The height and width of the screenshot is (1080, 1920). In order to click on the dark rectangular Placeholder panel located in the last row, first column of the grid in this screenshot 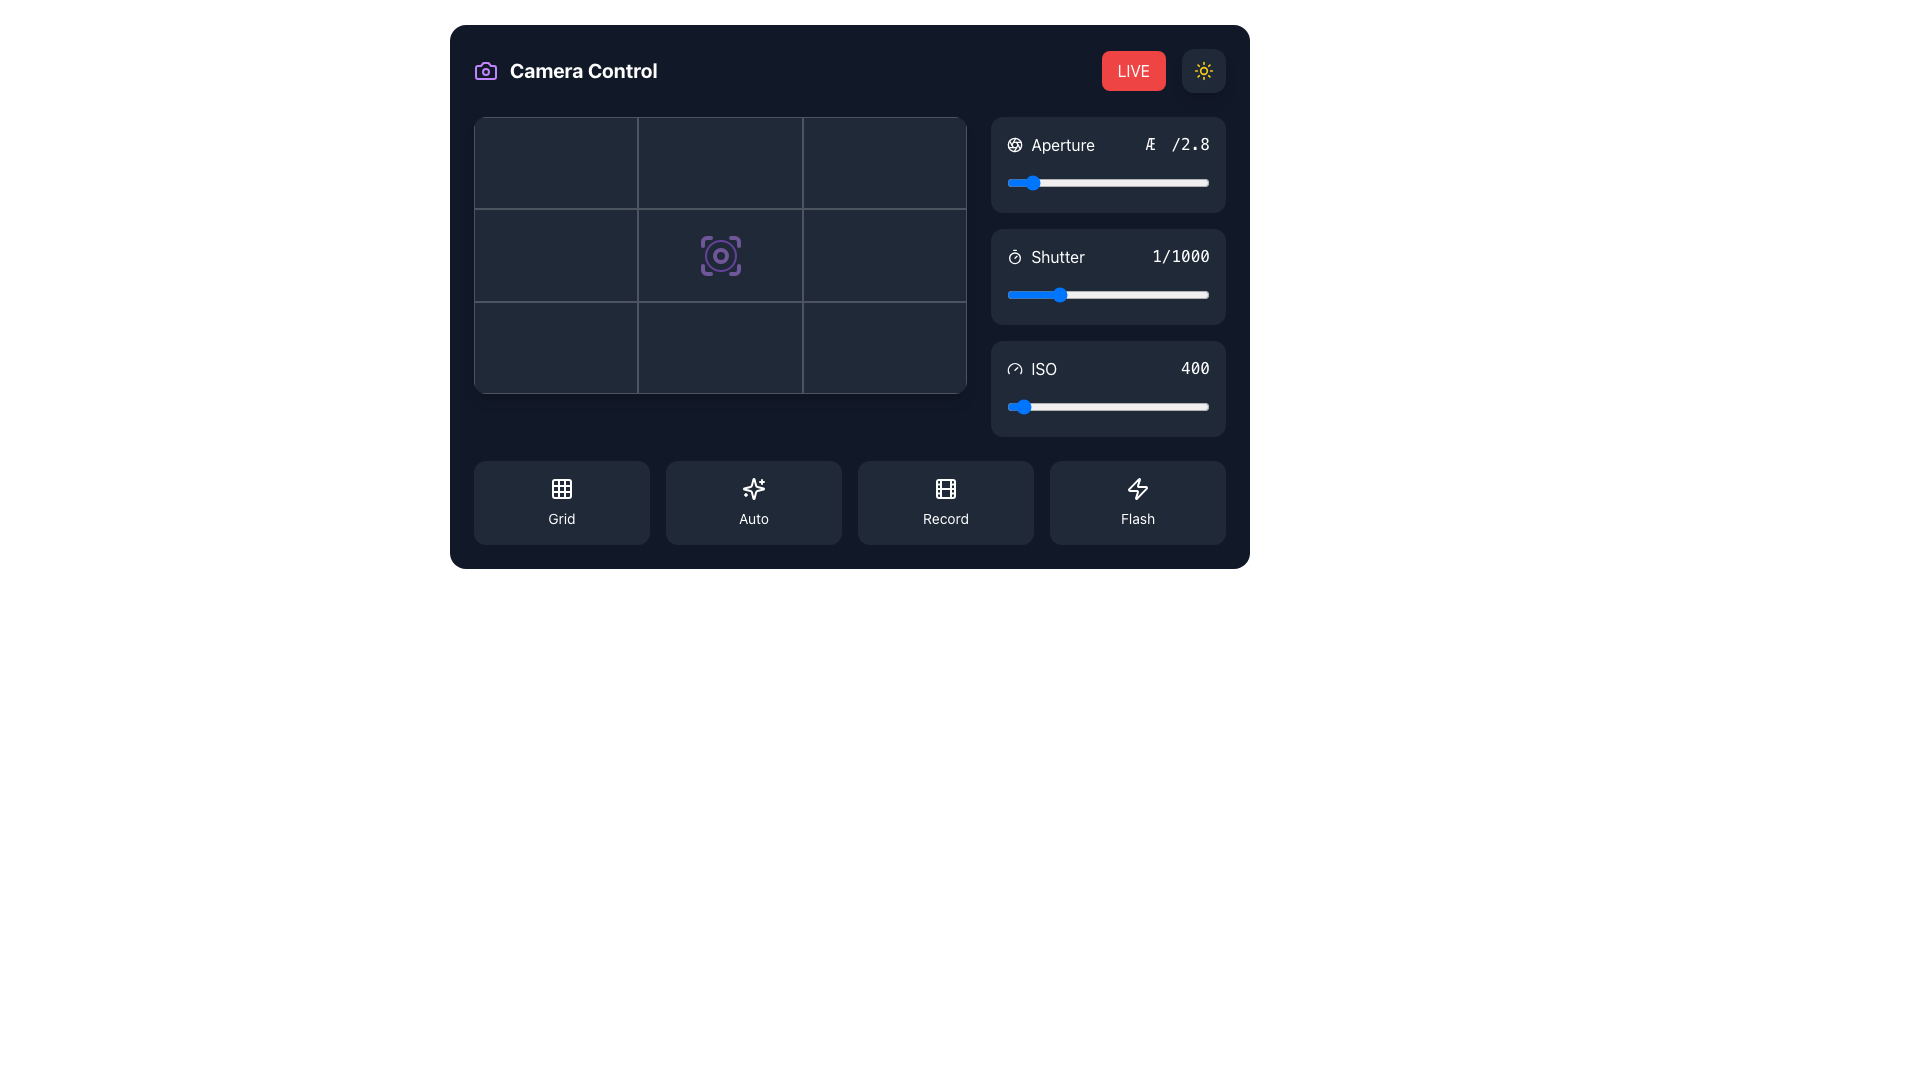, I will do `click(556, 347)`.